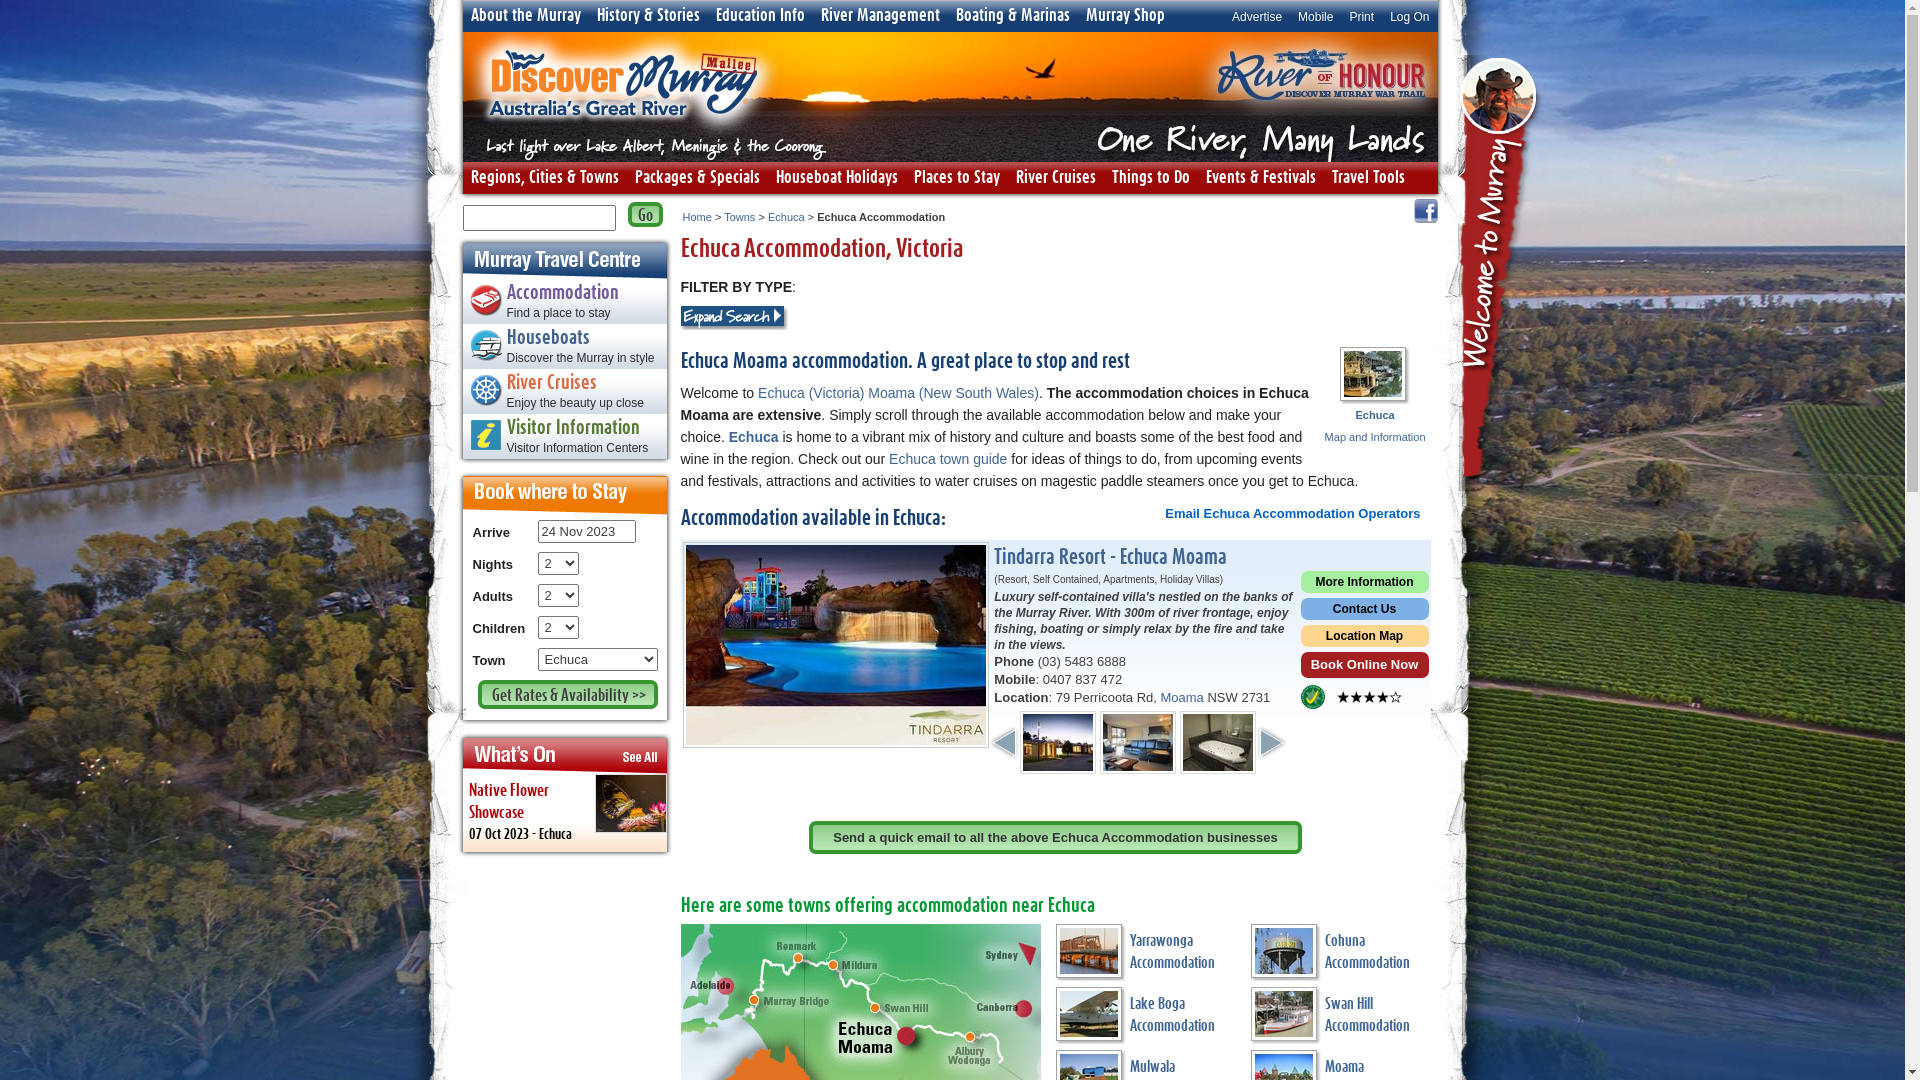 This screenshot has width=1920, height=1080. What do you see at coordinates (1362, 584) in the screenshot?
I see `'More Information'` at bounding box center [1362, 584].